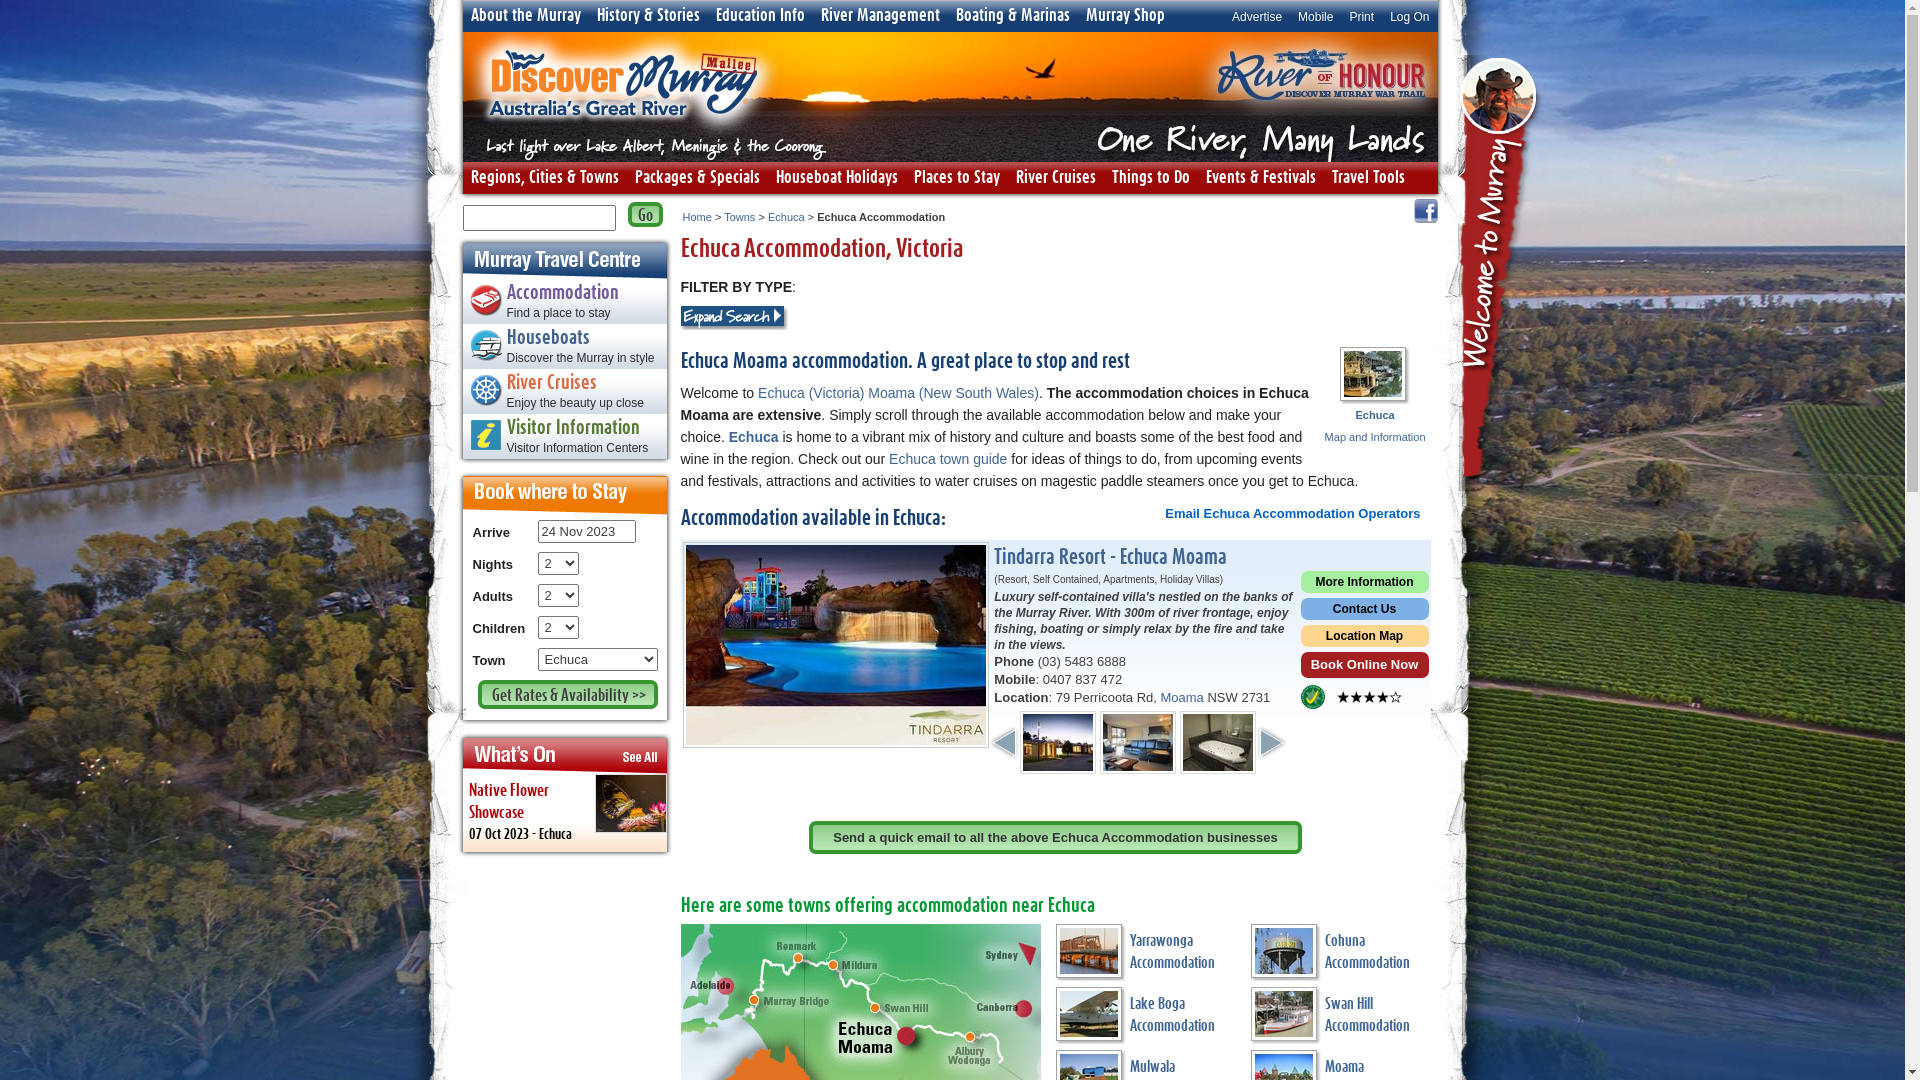 This screenshot has width=1920, height=1080. What do you see at coordinates (1362, 584) in the screenshot?
I see `'More Information'` at bounding box center [1362, 584].